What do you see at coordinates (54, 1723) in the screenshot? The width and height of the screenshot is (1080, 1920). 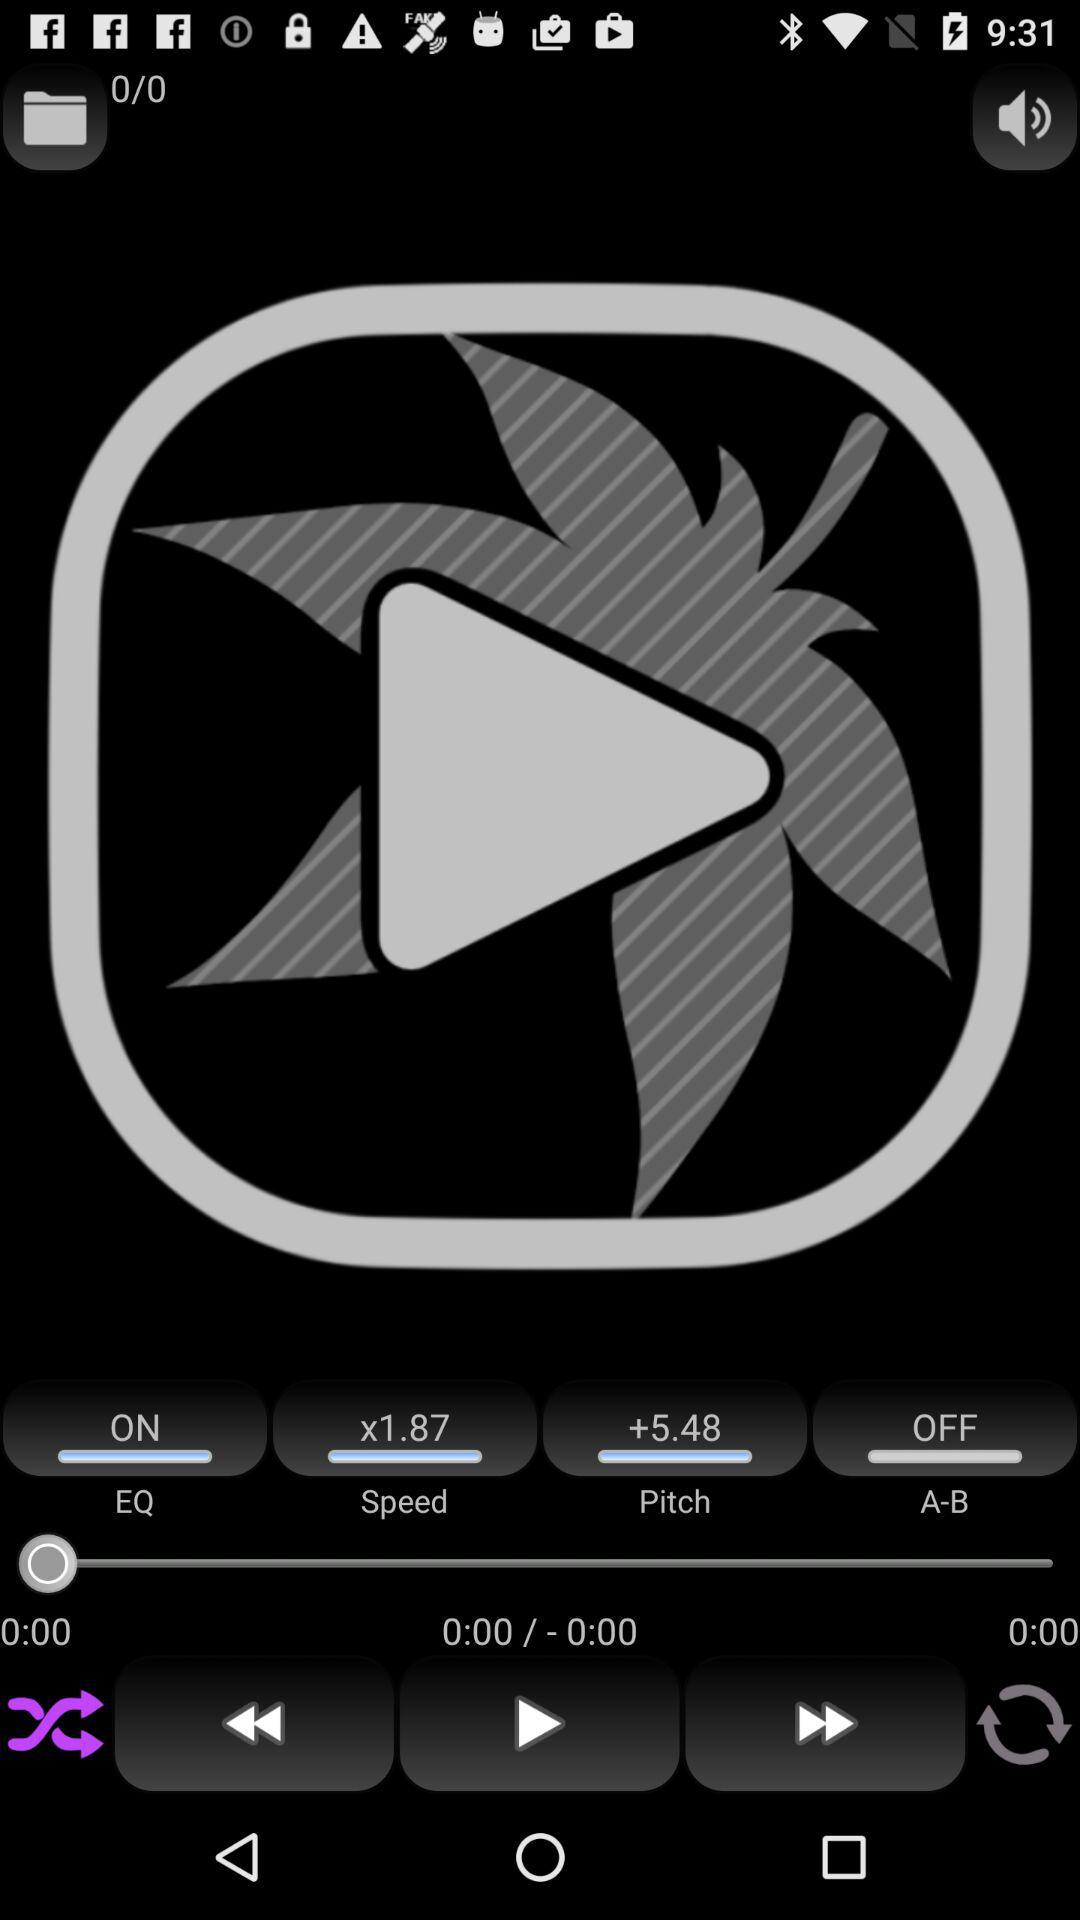 I see `the app below the 0:00` at bounding box center [54, 1723].